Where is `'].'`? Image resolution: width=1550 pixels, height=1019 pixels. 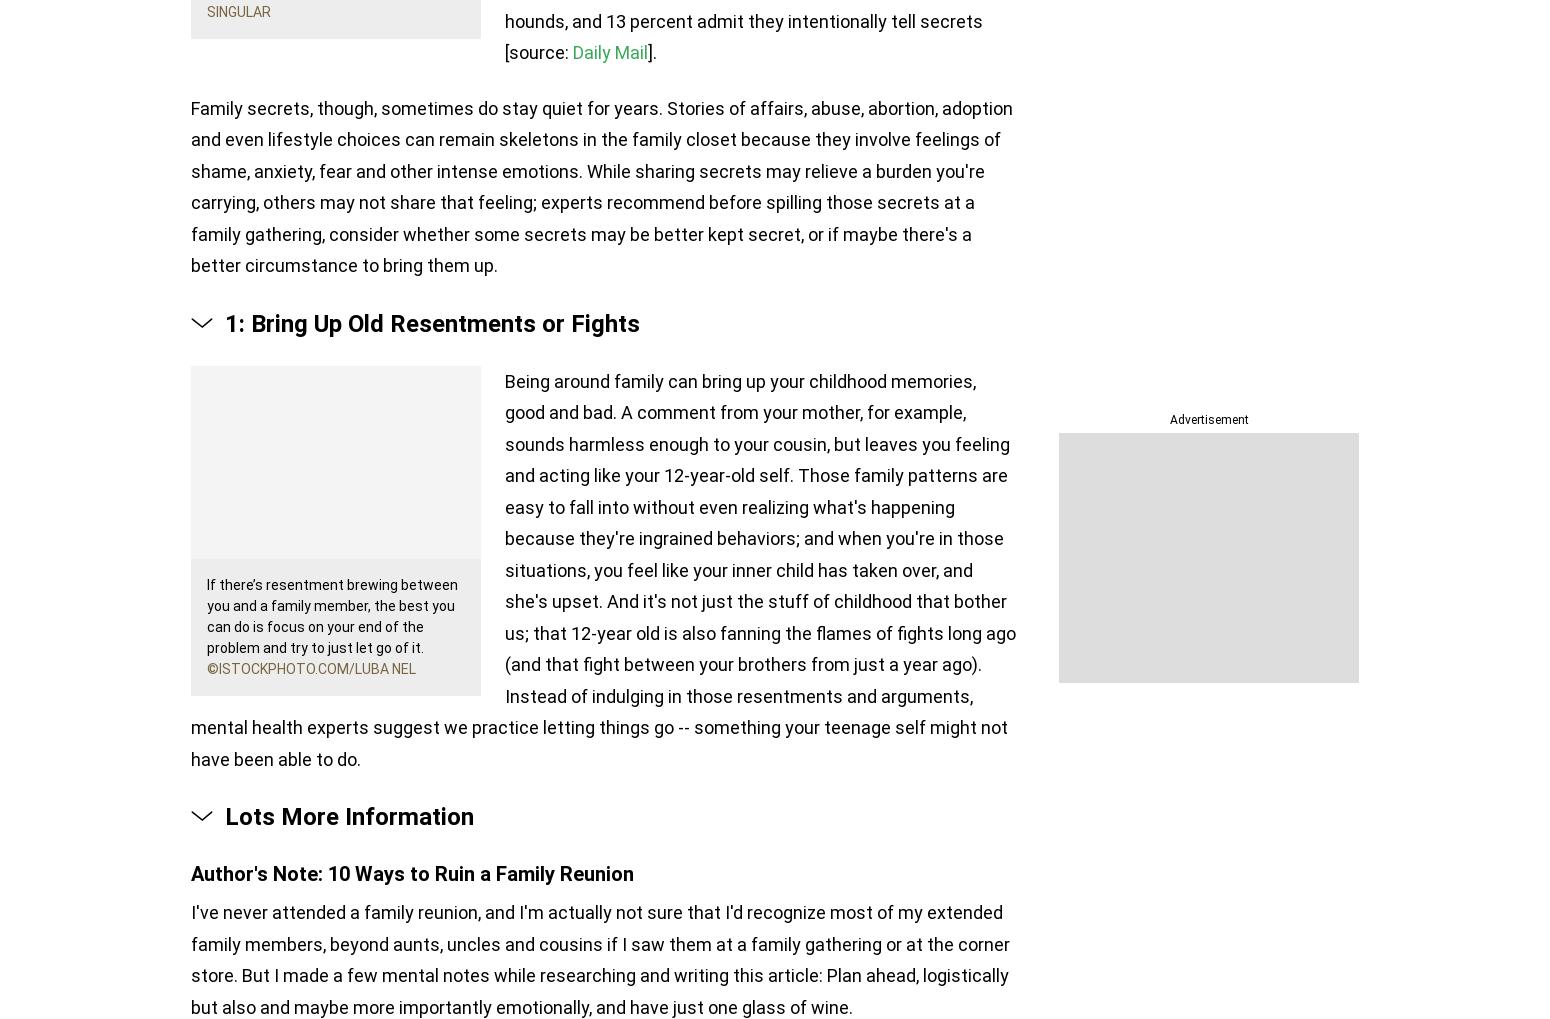
'].' is located at coordinates (651, 52).